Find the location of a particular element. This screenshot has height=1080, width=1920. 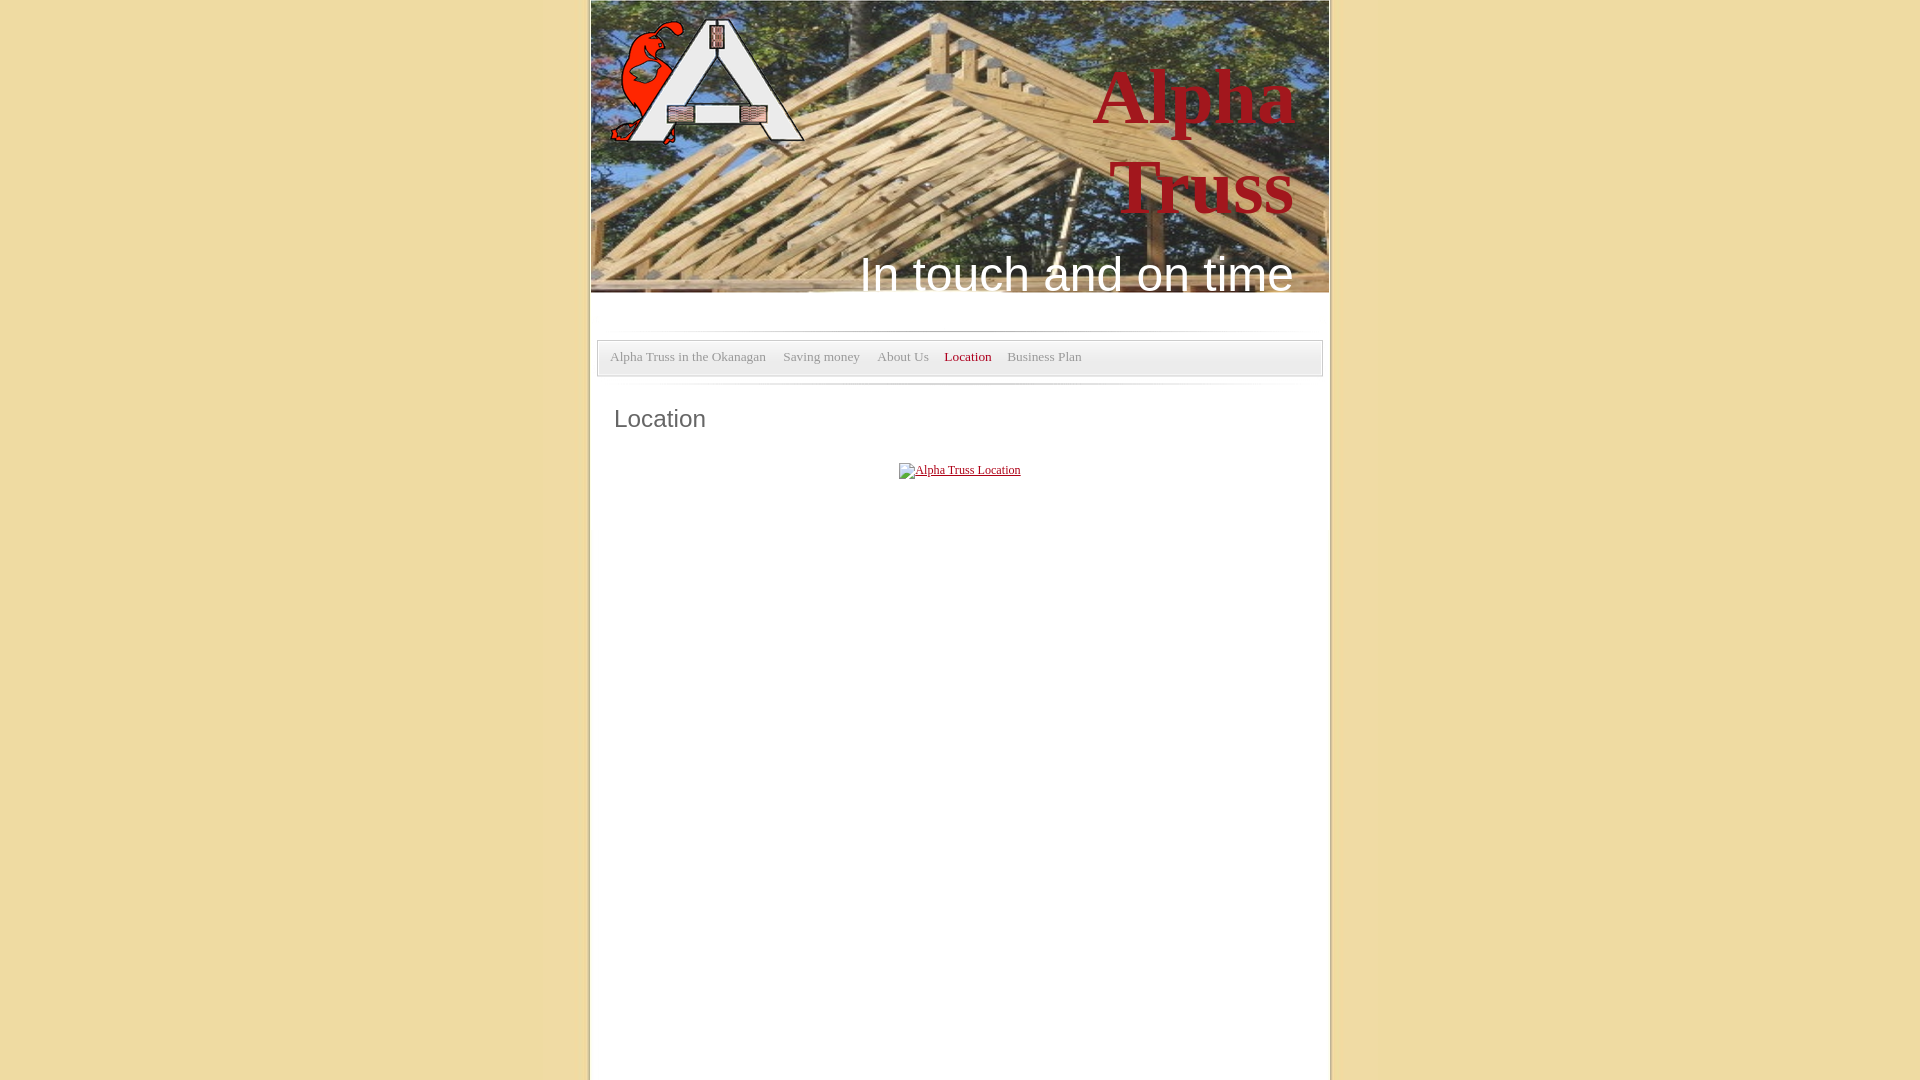

'About Us' is located at coordinates (901, 355).